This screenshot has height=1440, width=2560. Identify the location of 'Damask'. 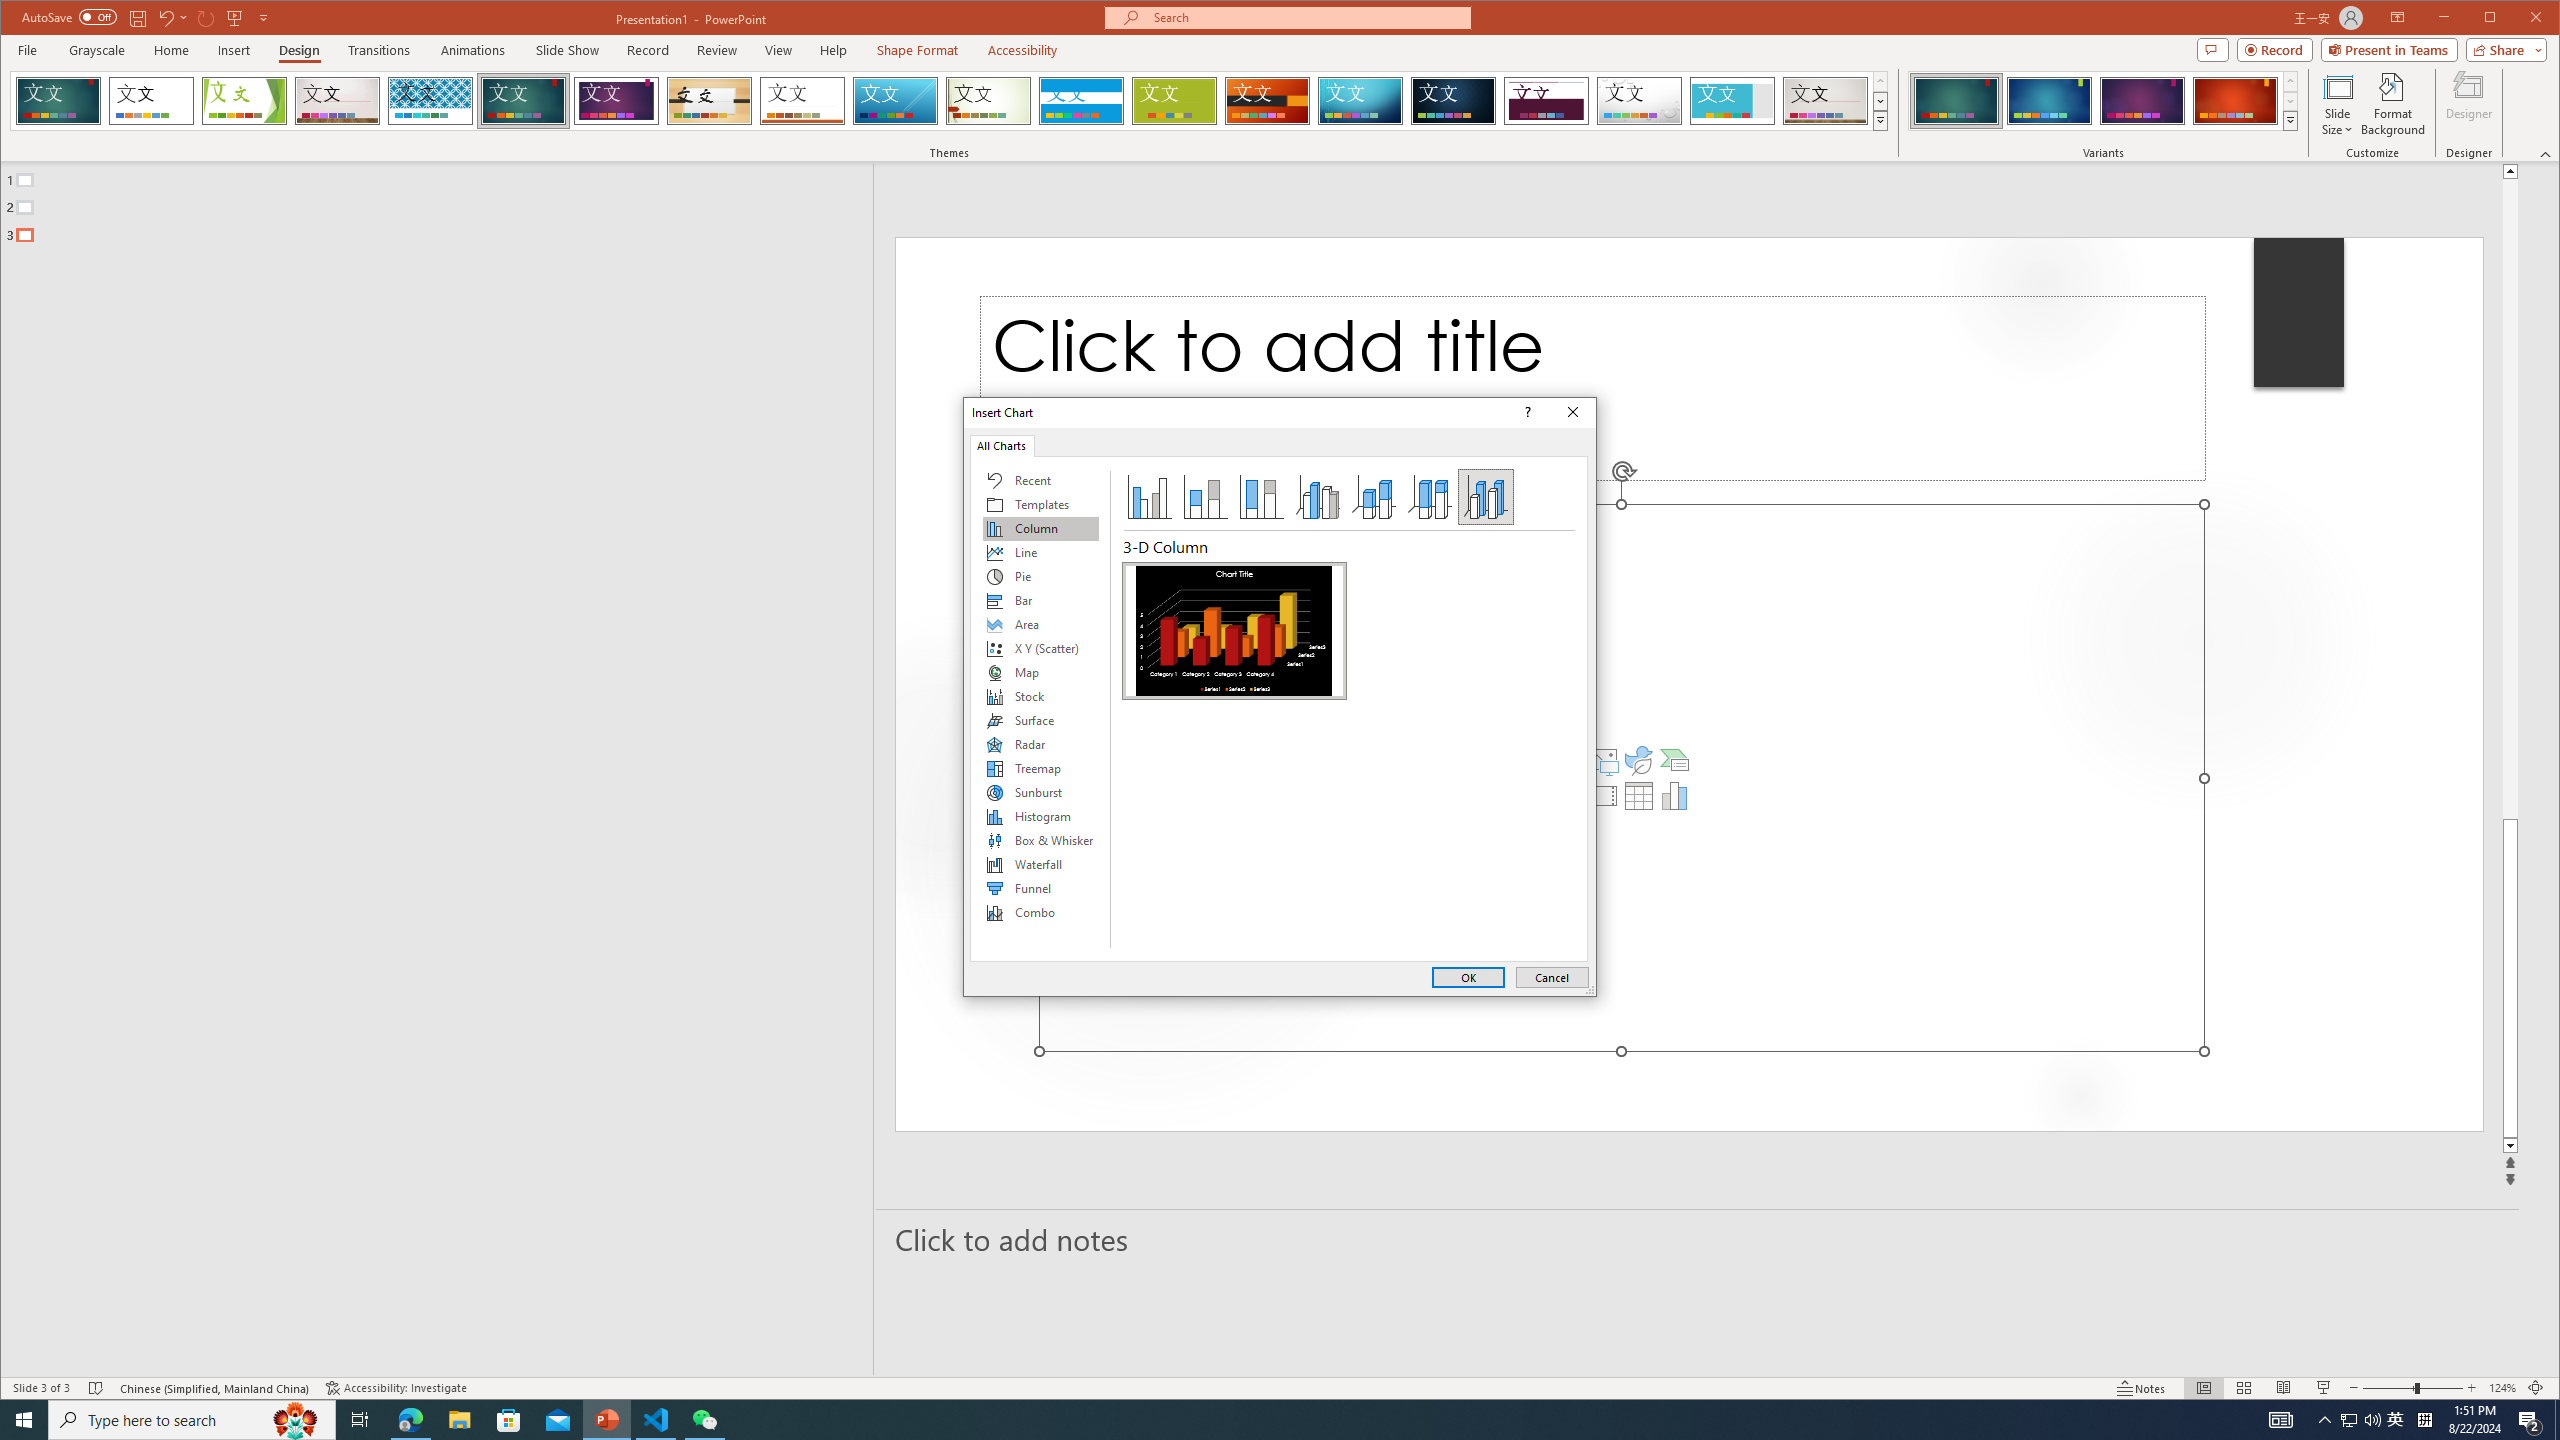
(1454, 100).